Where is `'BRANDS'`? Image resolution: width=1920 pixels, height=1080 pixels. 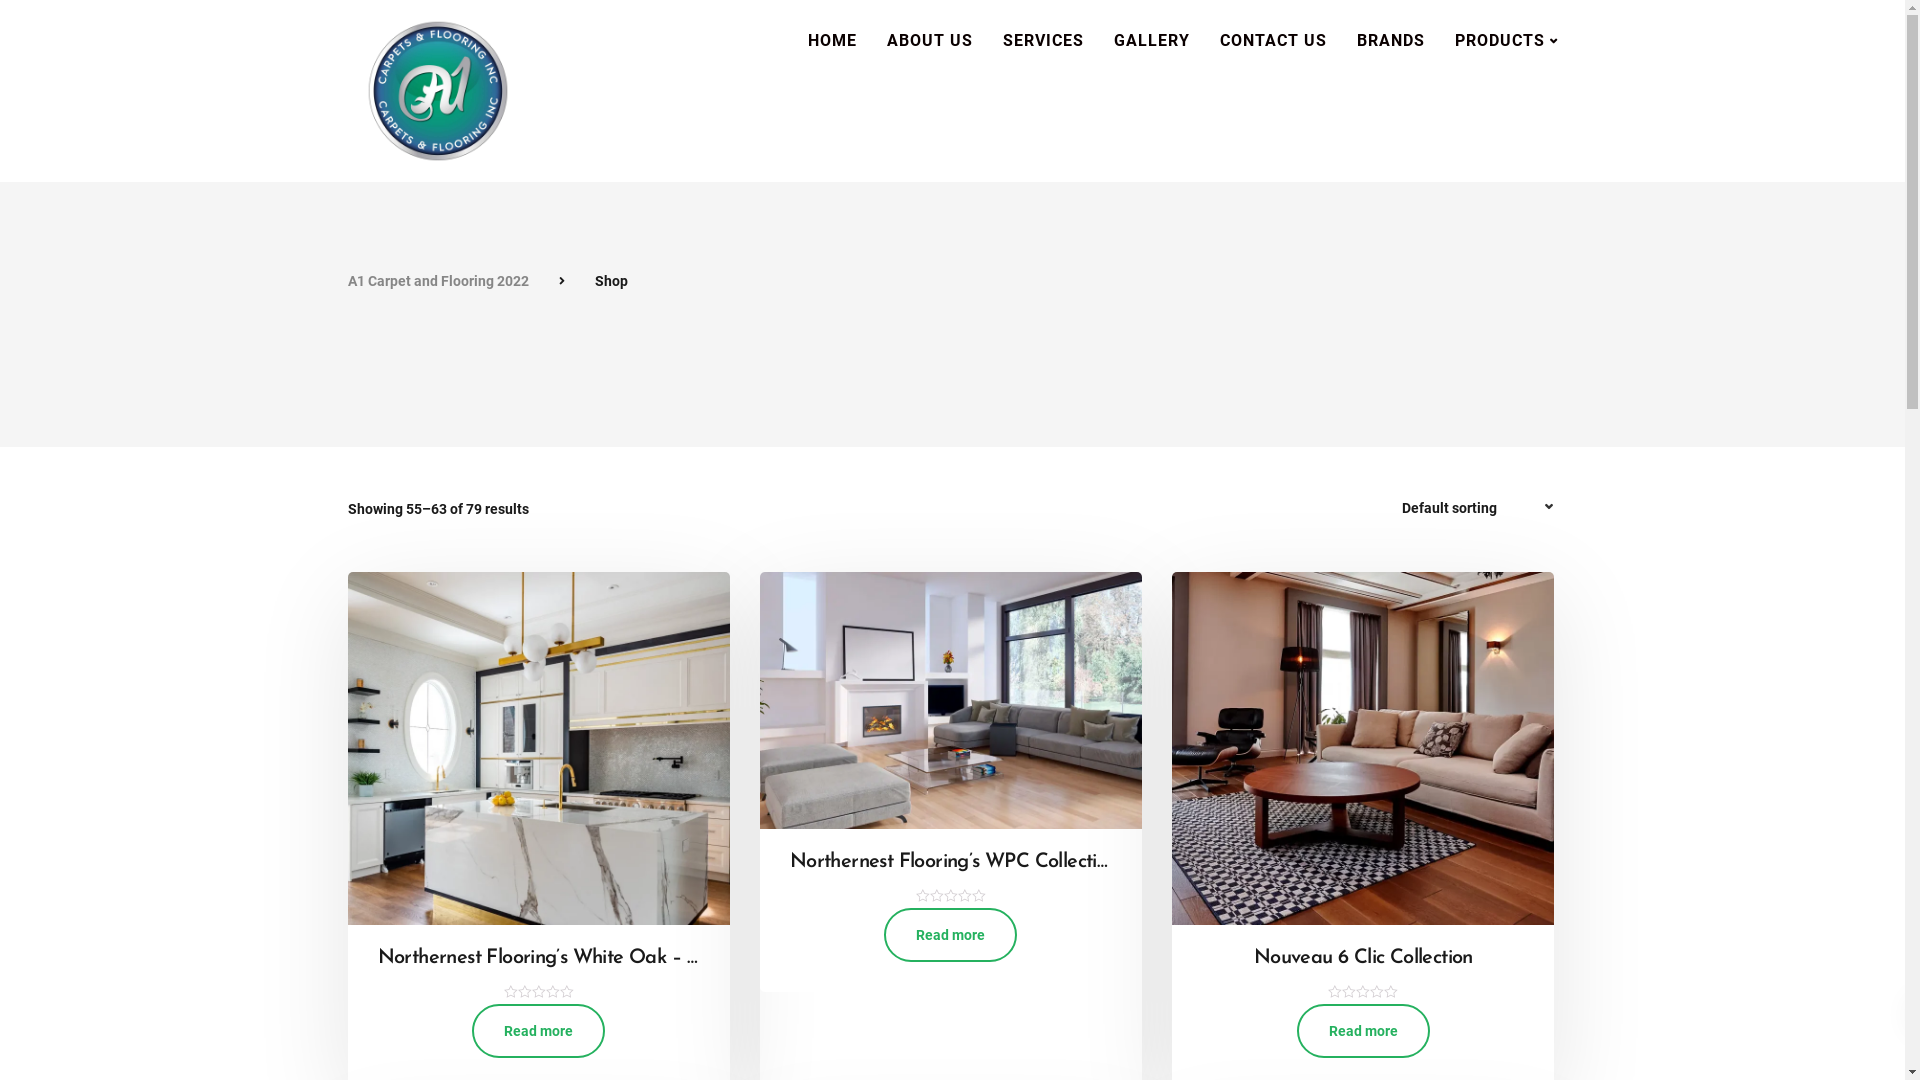
'BRANDS' is located at coordinates (1390, 41).